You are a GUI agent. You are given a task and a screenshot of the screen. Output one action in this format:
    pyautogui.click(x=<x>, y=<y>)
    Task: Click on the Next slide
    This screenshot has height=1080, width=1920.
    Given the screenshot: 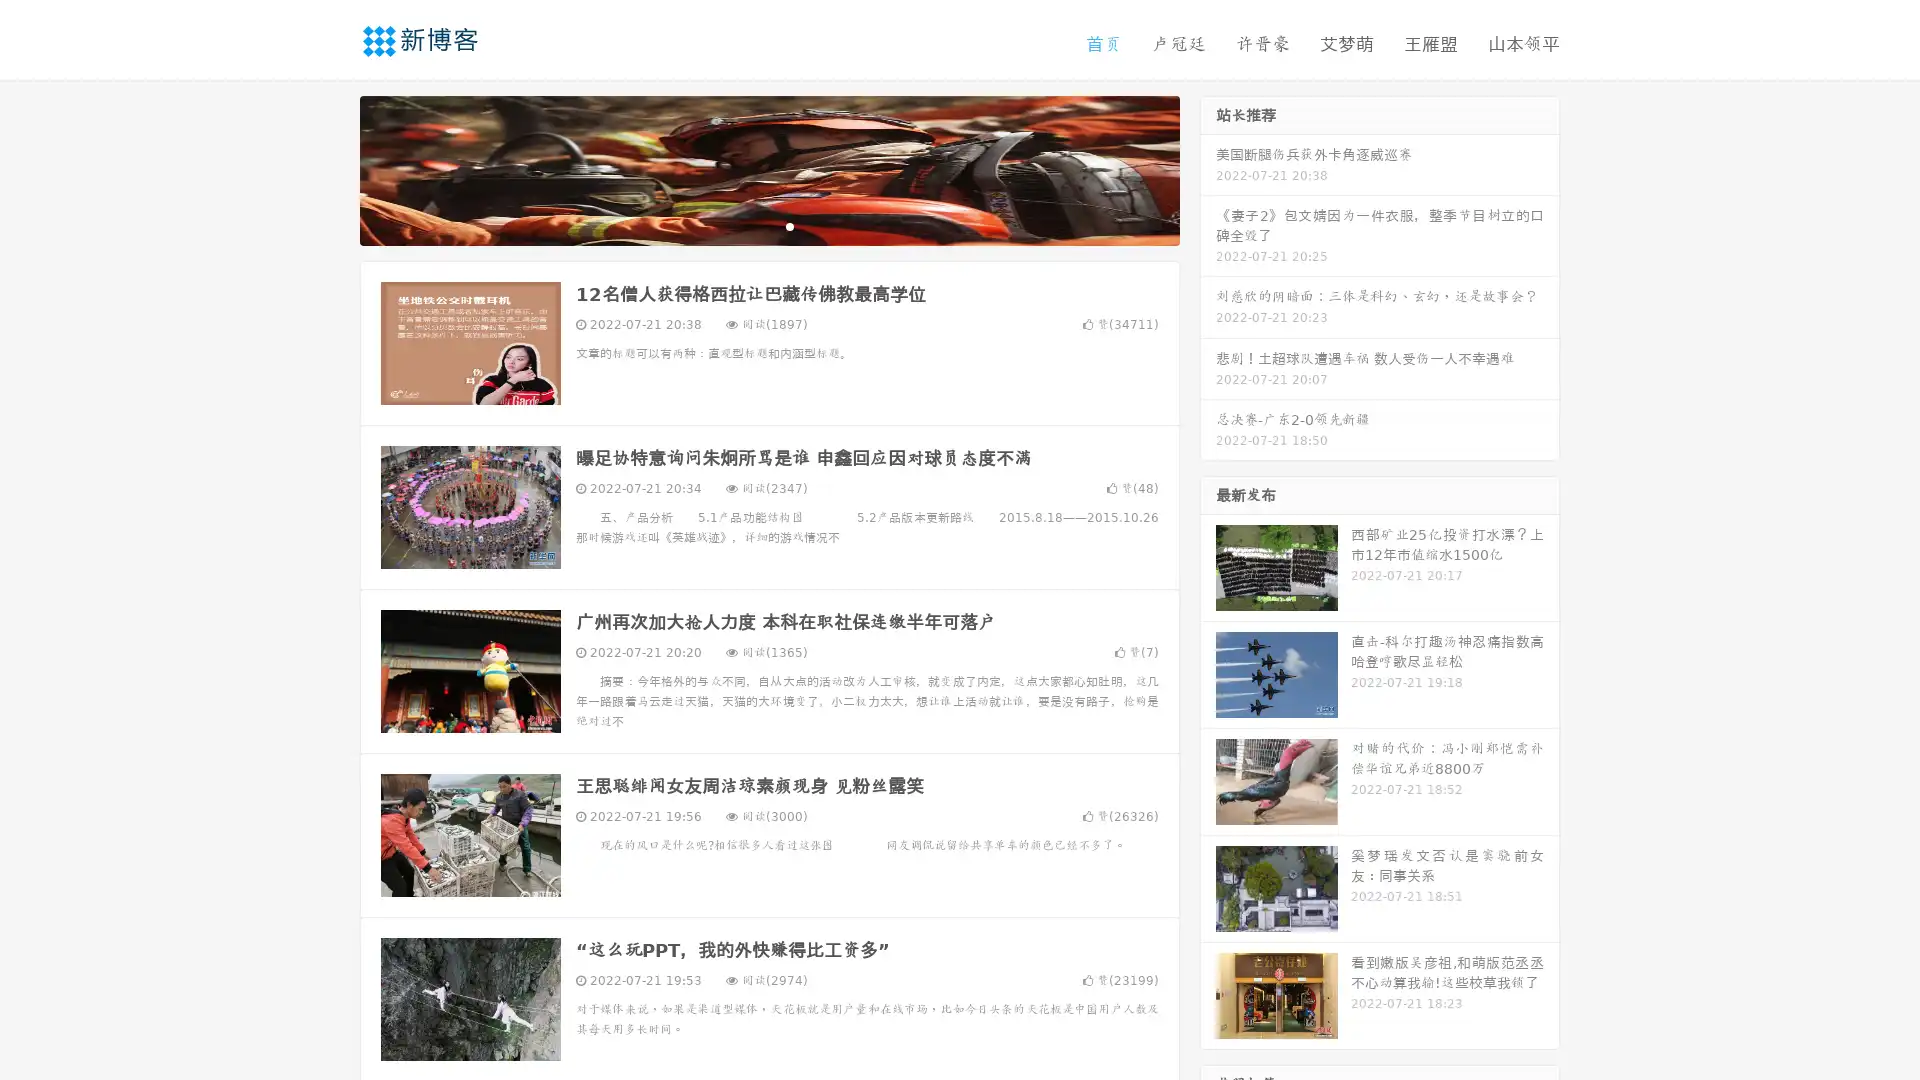 What is the action you would take?
    pyautogui.click(x=1208, y=168)
    